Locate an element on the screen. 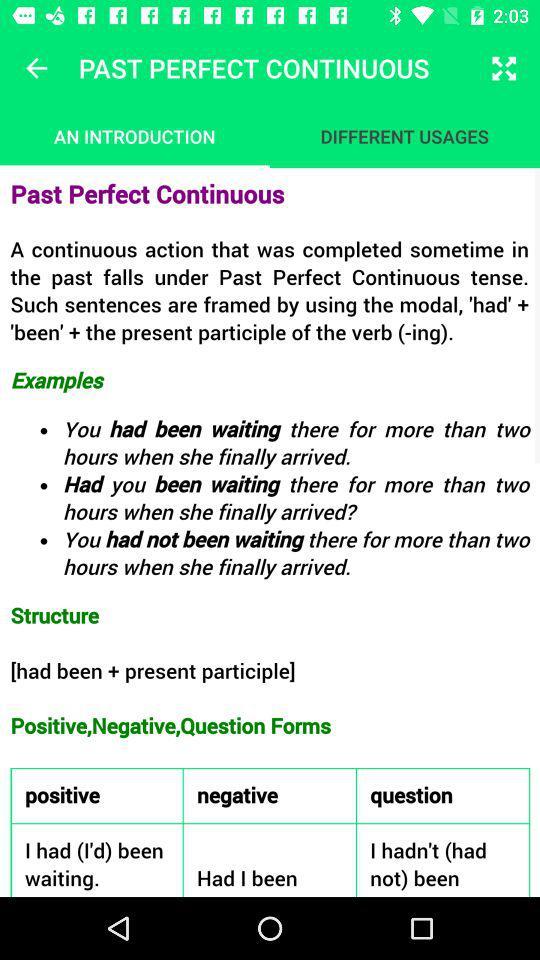 Image resolution: width=540 pixels, height=960 pixels. learning information area is located at coordinates (270, 531).